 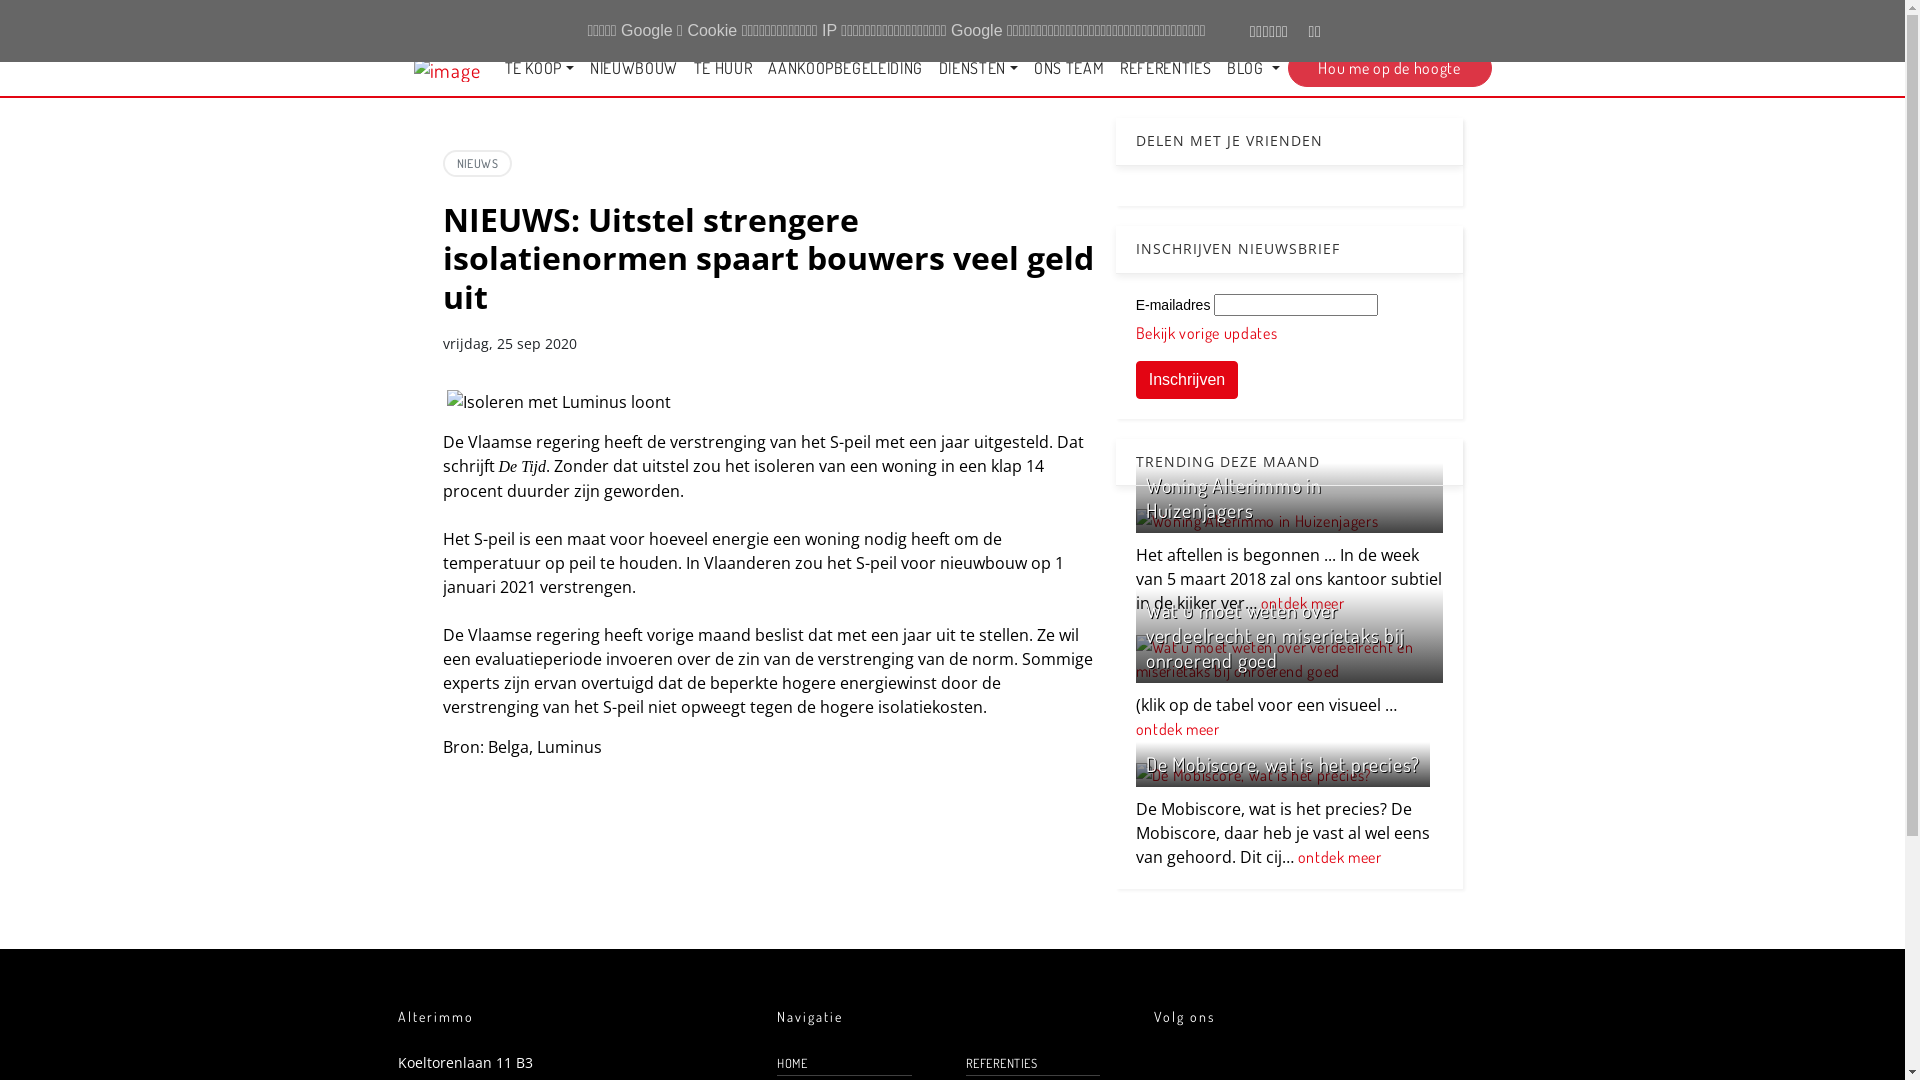 What do you see at coordinates (538, 67) in the screenshot?
I see `'TE KOOP'` at bounding box center [538, 67].